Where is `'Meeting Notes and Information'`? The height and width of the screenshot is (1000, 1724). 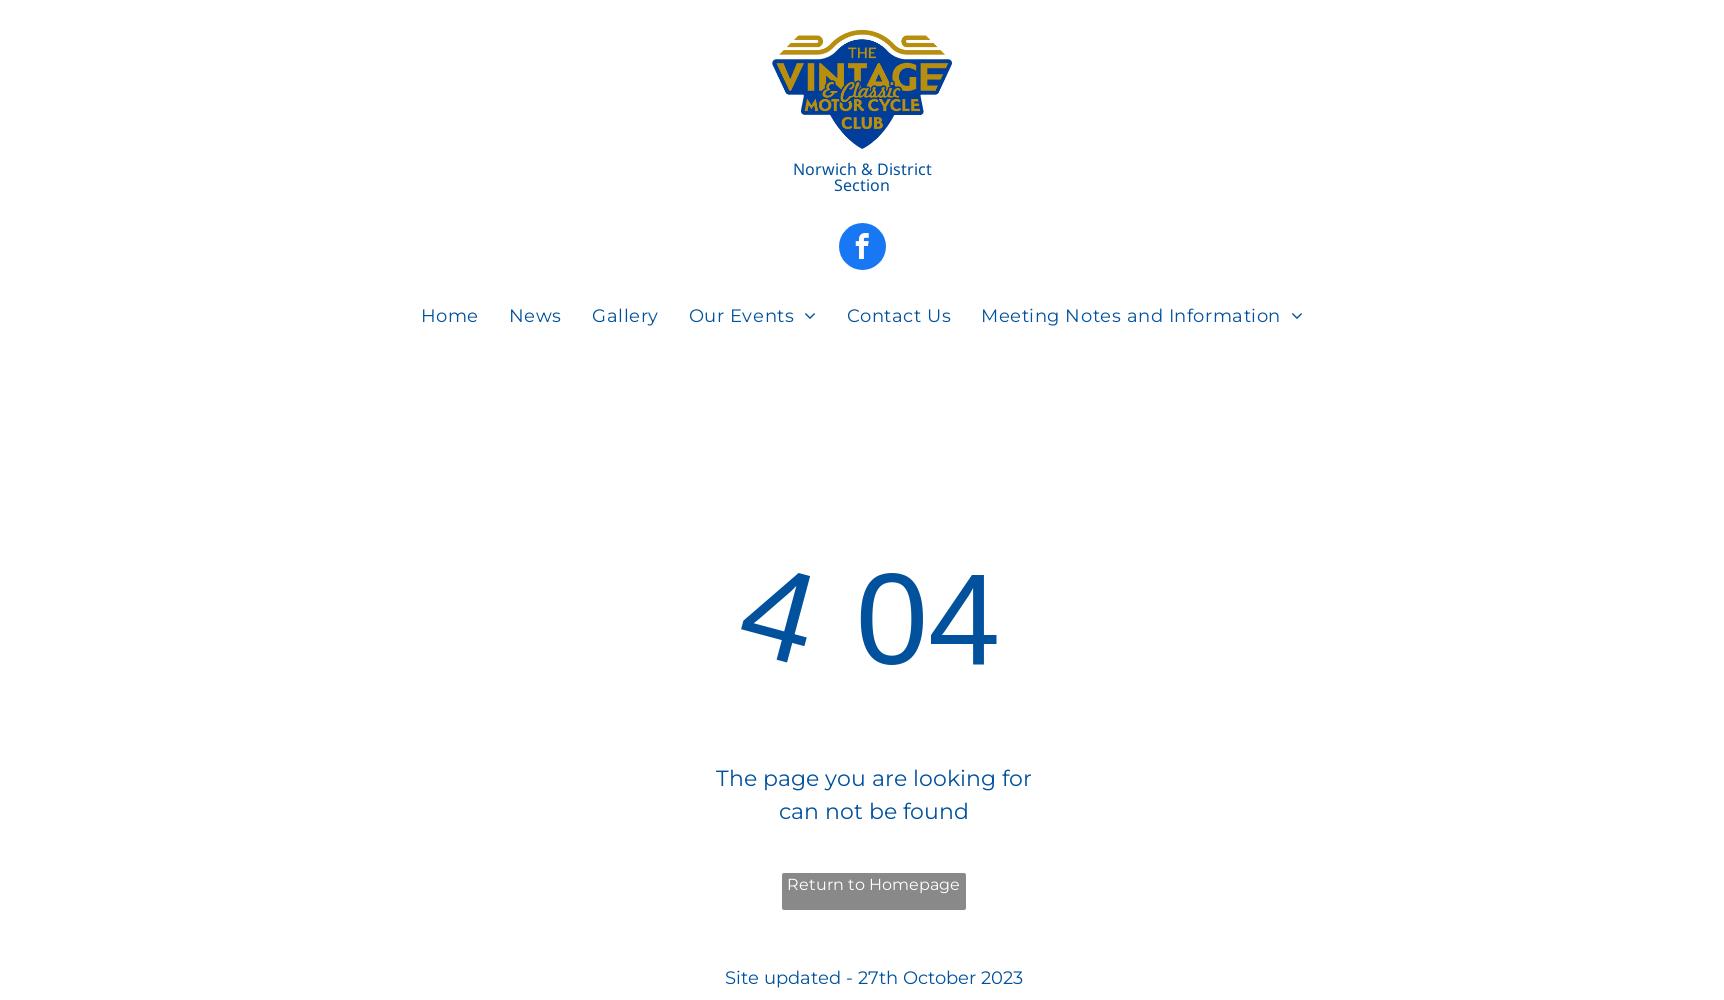 'Meeting Notes and Information' is located at coordinates (1129, 314).